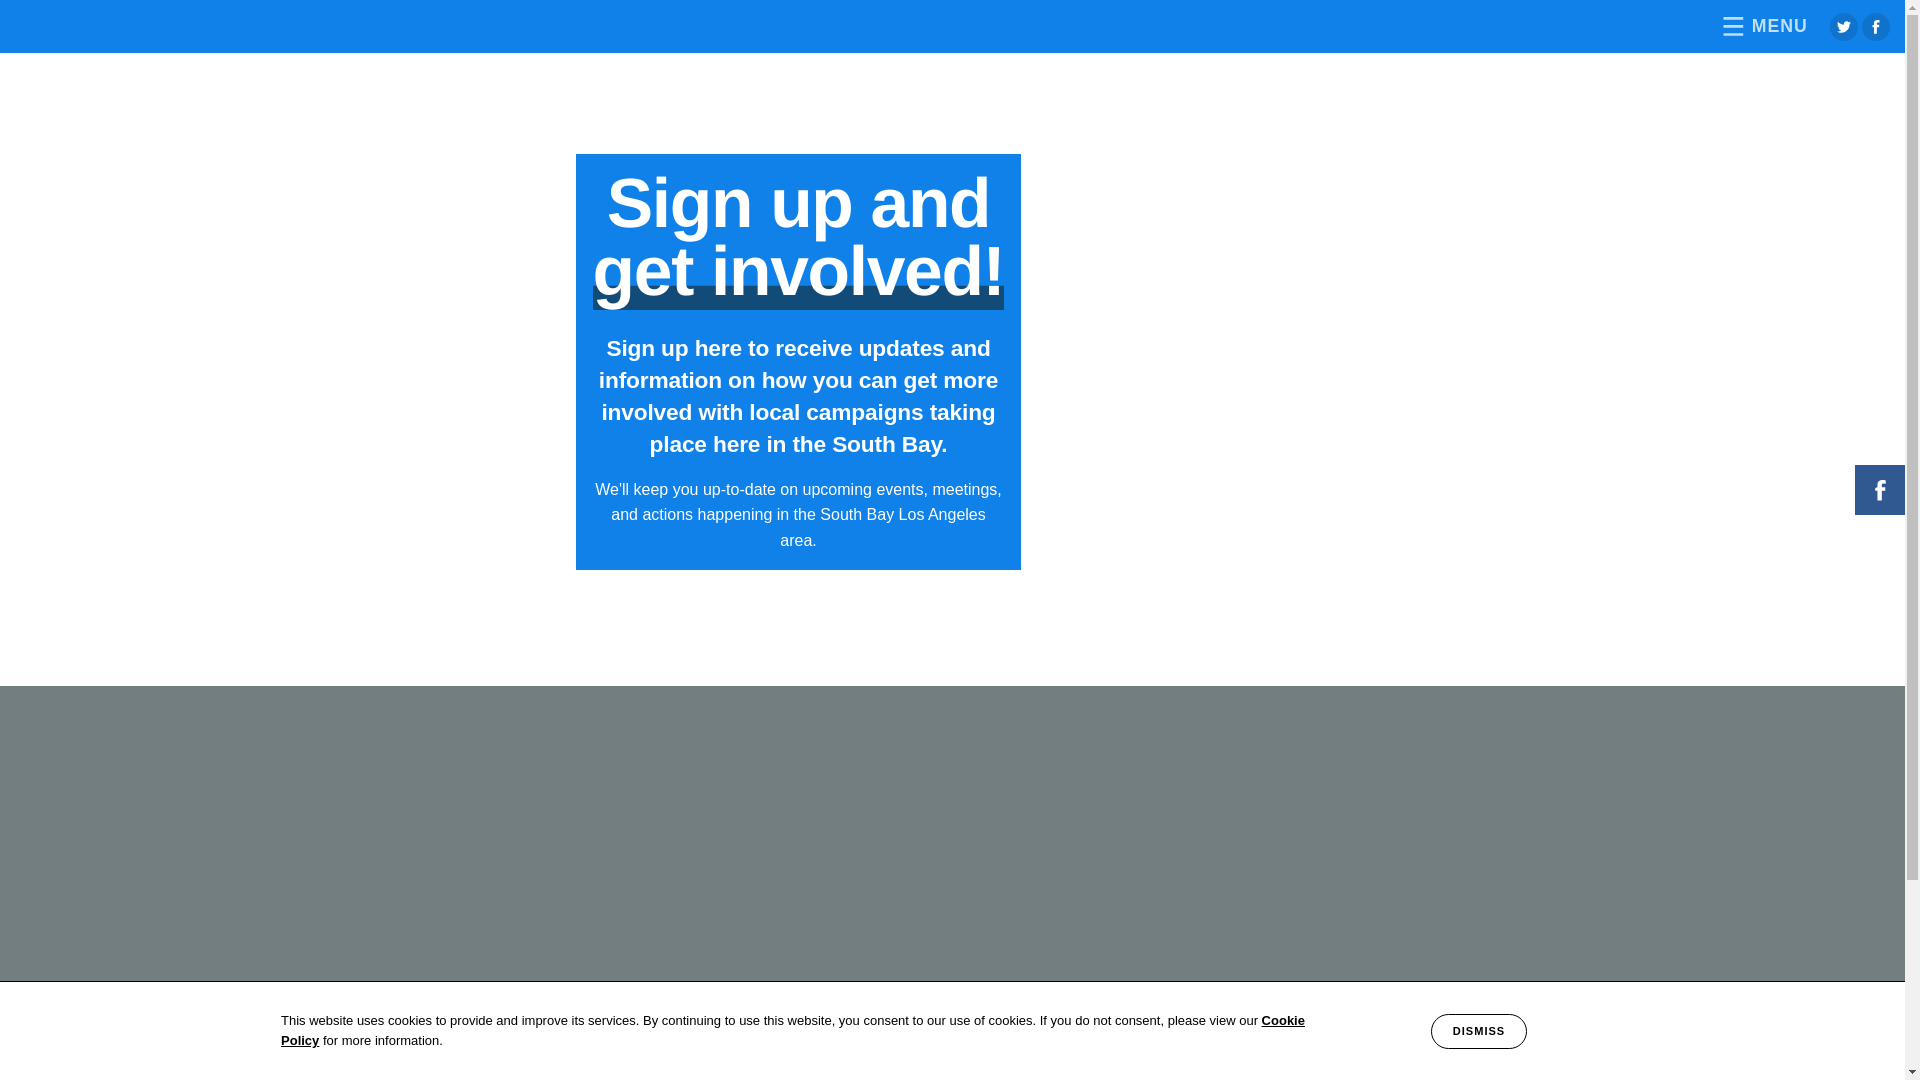 This screenshot has width=1920, height=1080. Describe the element at coordinates (1760, 26) in the screenshot. I see `'MENU'` at that location.